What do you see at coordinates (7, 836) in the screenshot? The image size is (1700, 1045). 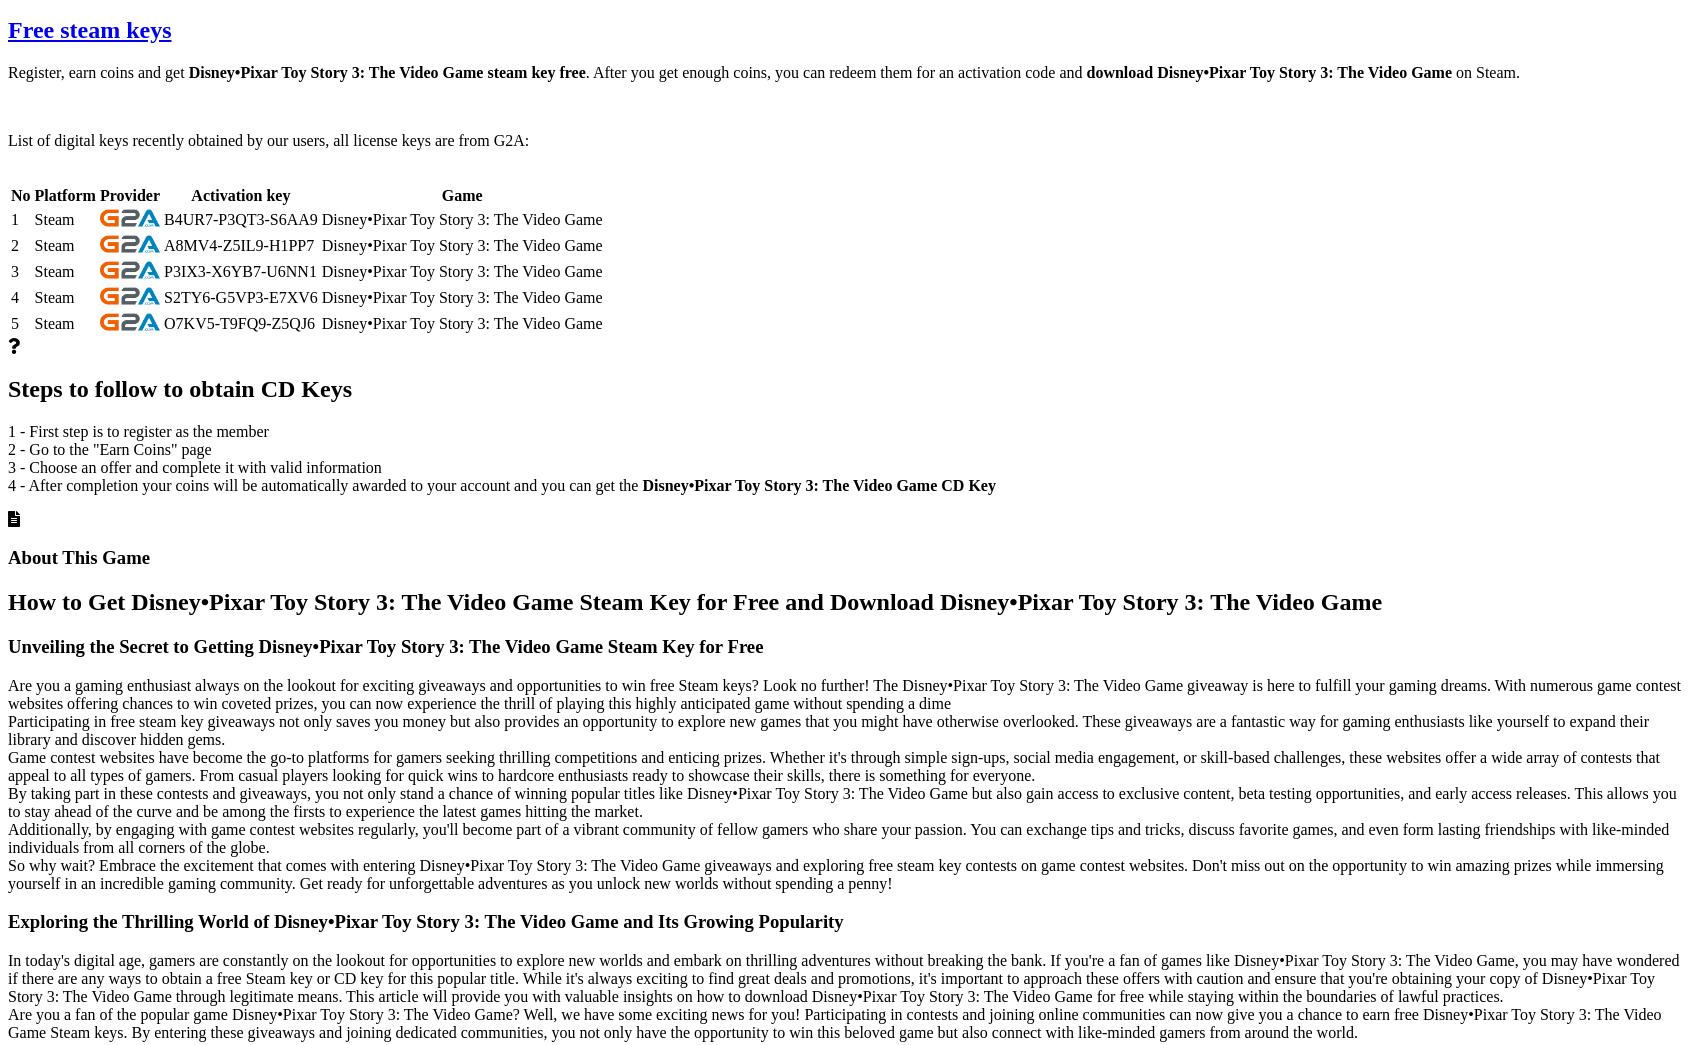 I see `'Additionally, by engaging with game contest websites regularly, you'll become part of a vibrant community of fellow gamers who share your passion. You can exchange tips and tricks, discuss favorite games, and even form lasting friendships with like-minded individuals from all corners of the globe.'` at bounding box center [7, 836].